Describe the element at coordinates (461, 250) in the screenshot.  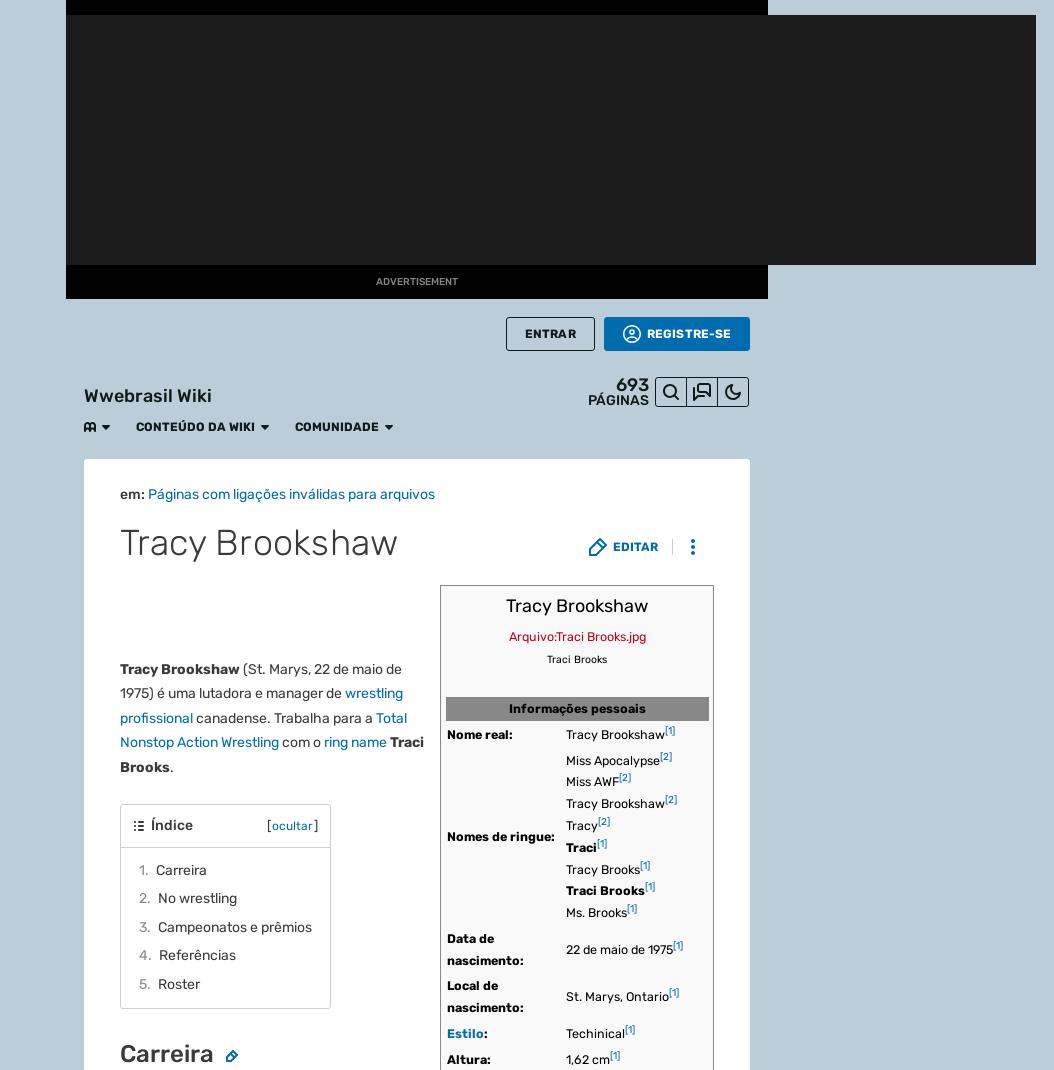
I see `'The Young Bucks'` at that location.